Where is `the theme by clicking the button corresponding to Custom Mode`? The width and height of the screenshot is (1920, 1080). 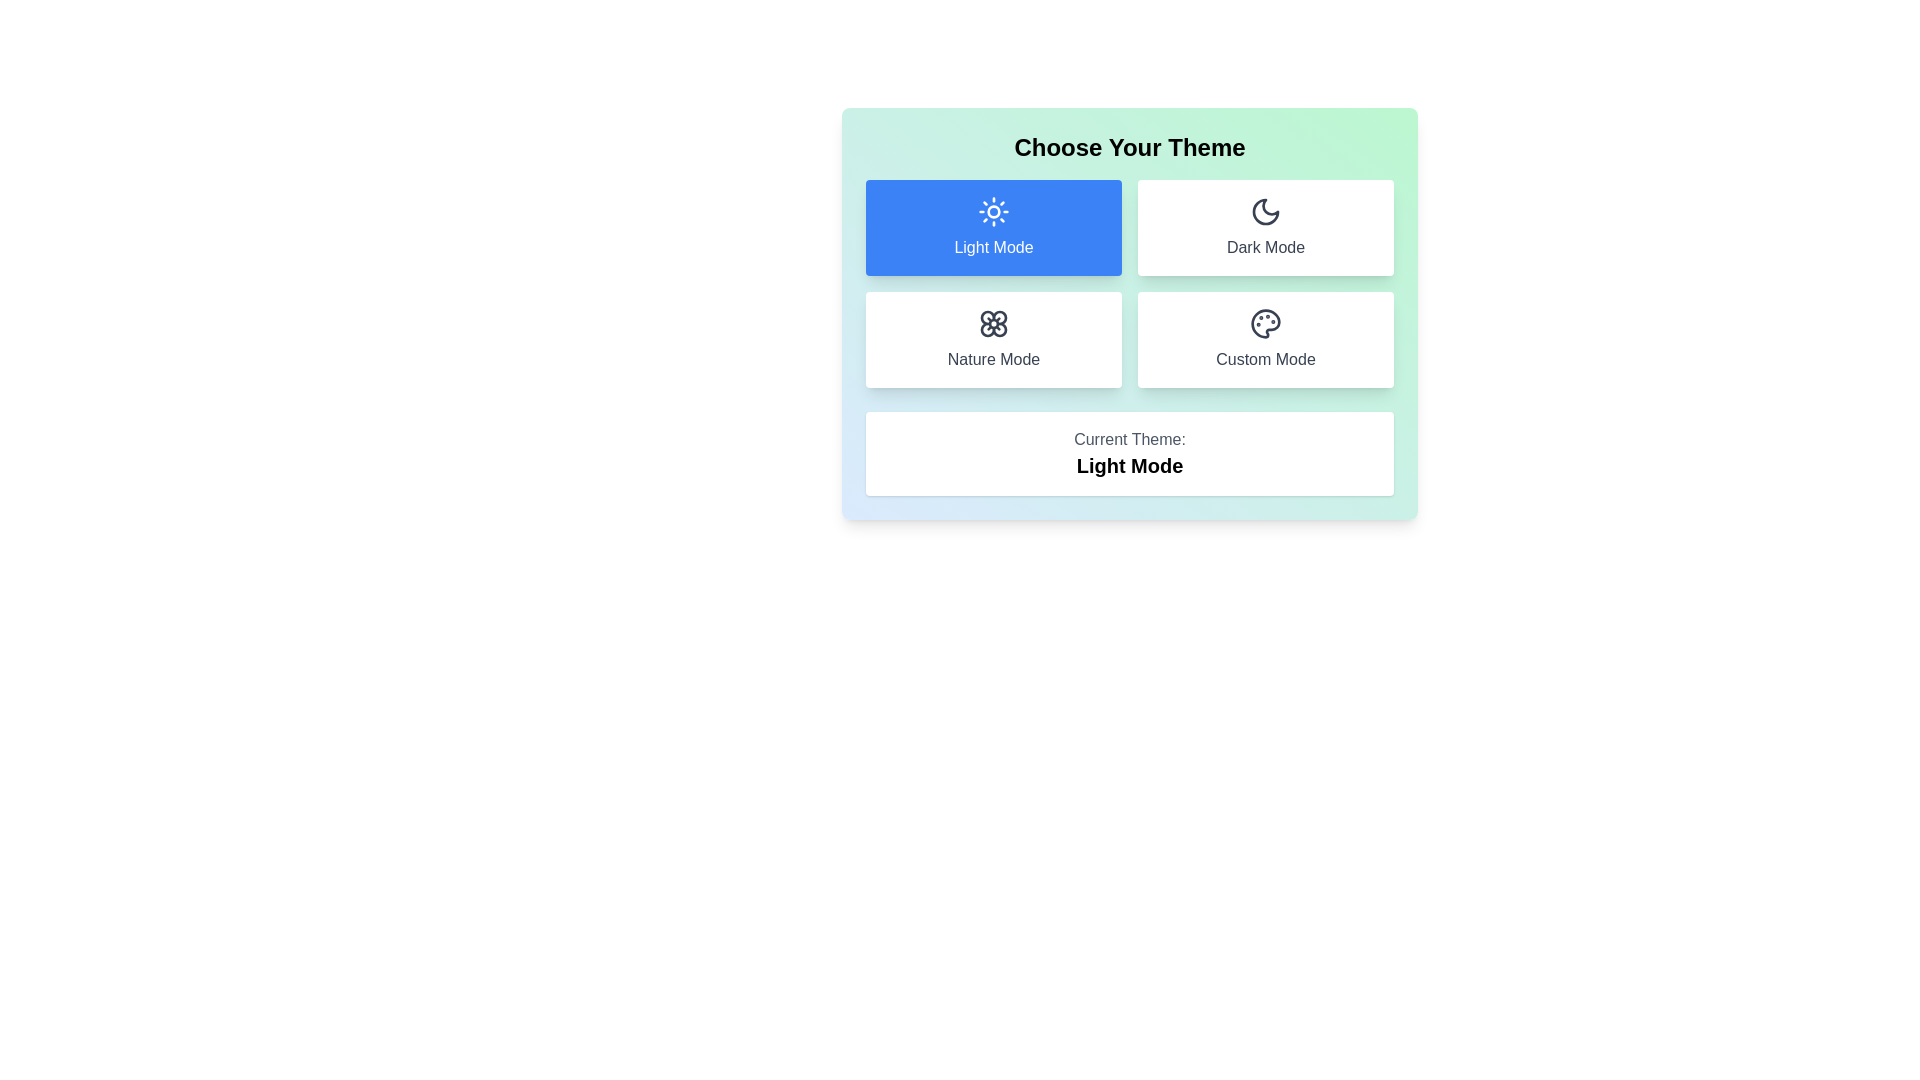 the theme by clicking the button corresponding to Custom Mode is located at coordinates (1265, 338).